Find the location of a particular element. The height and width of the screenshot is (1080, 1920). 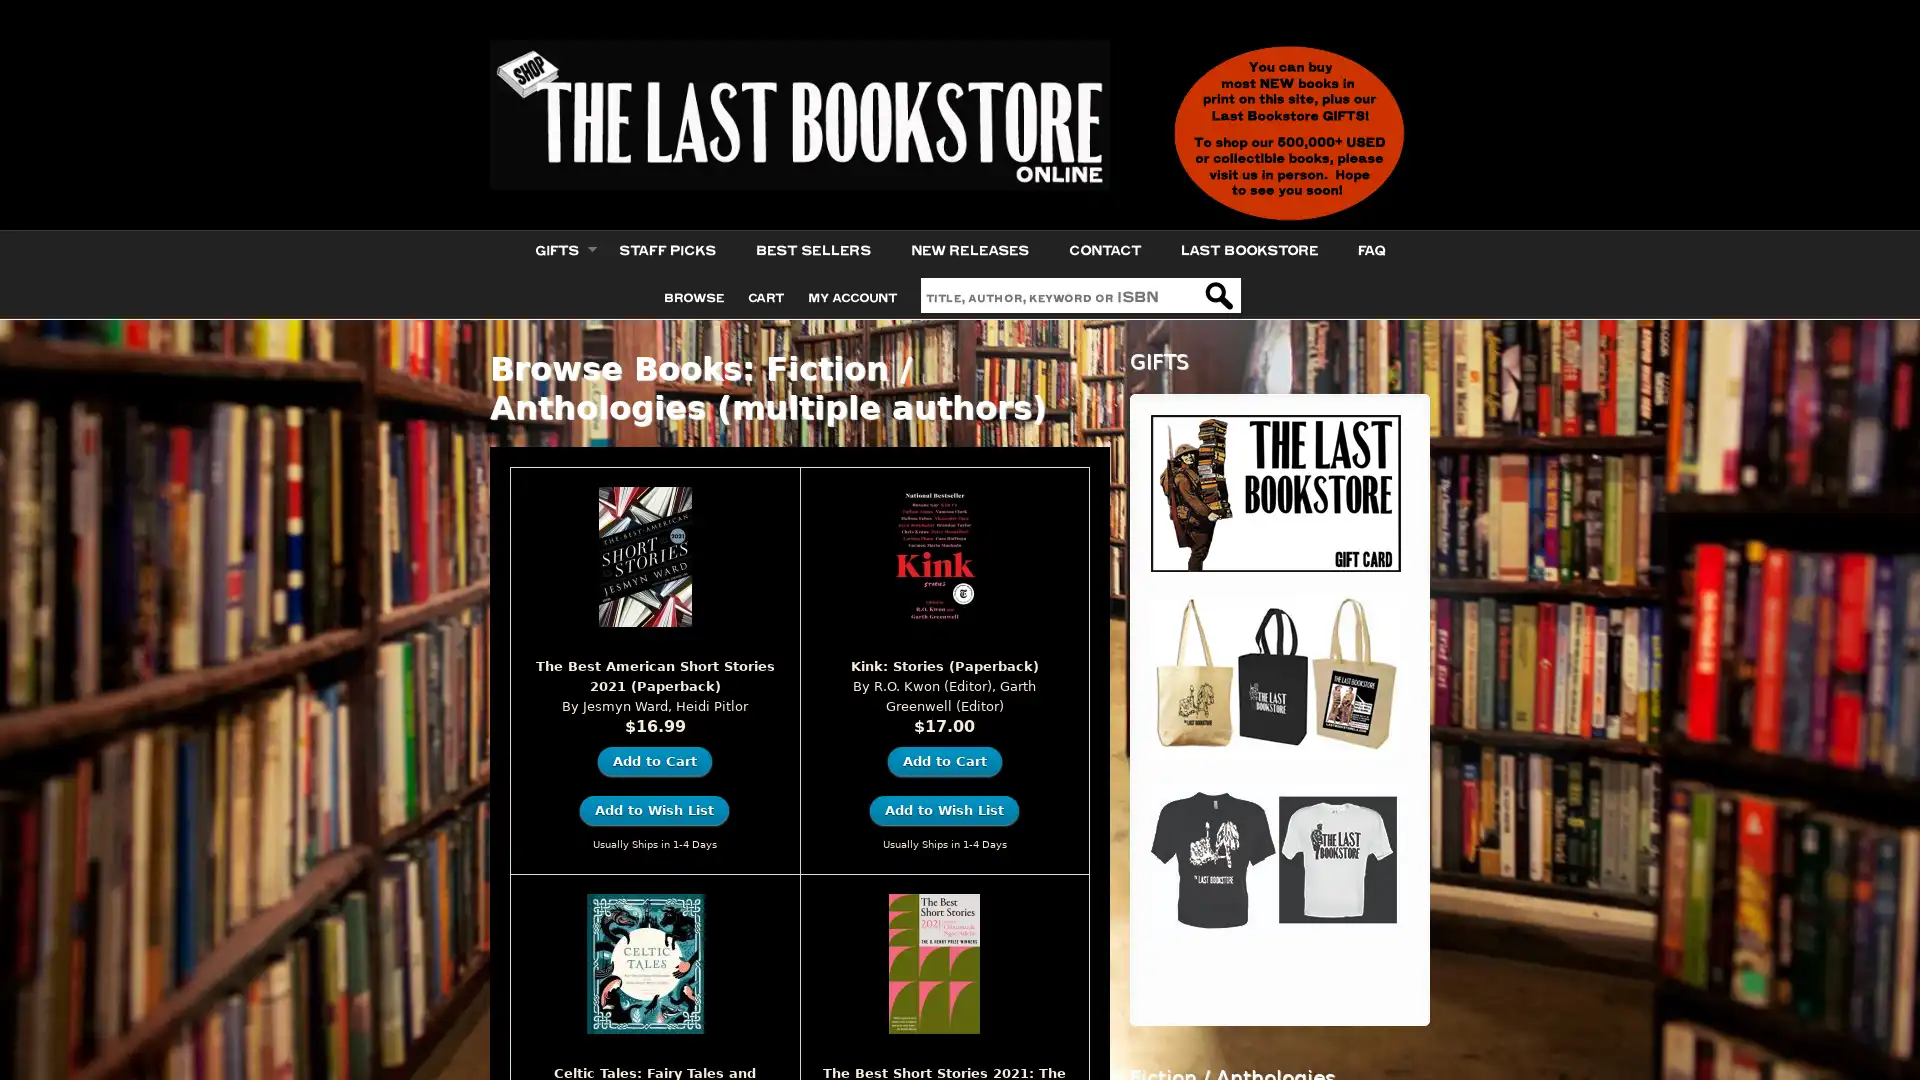

Add to Cart is located at coordinates (943, 760).